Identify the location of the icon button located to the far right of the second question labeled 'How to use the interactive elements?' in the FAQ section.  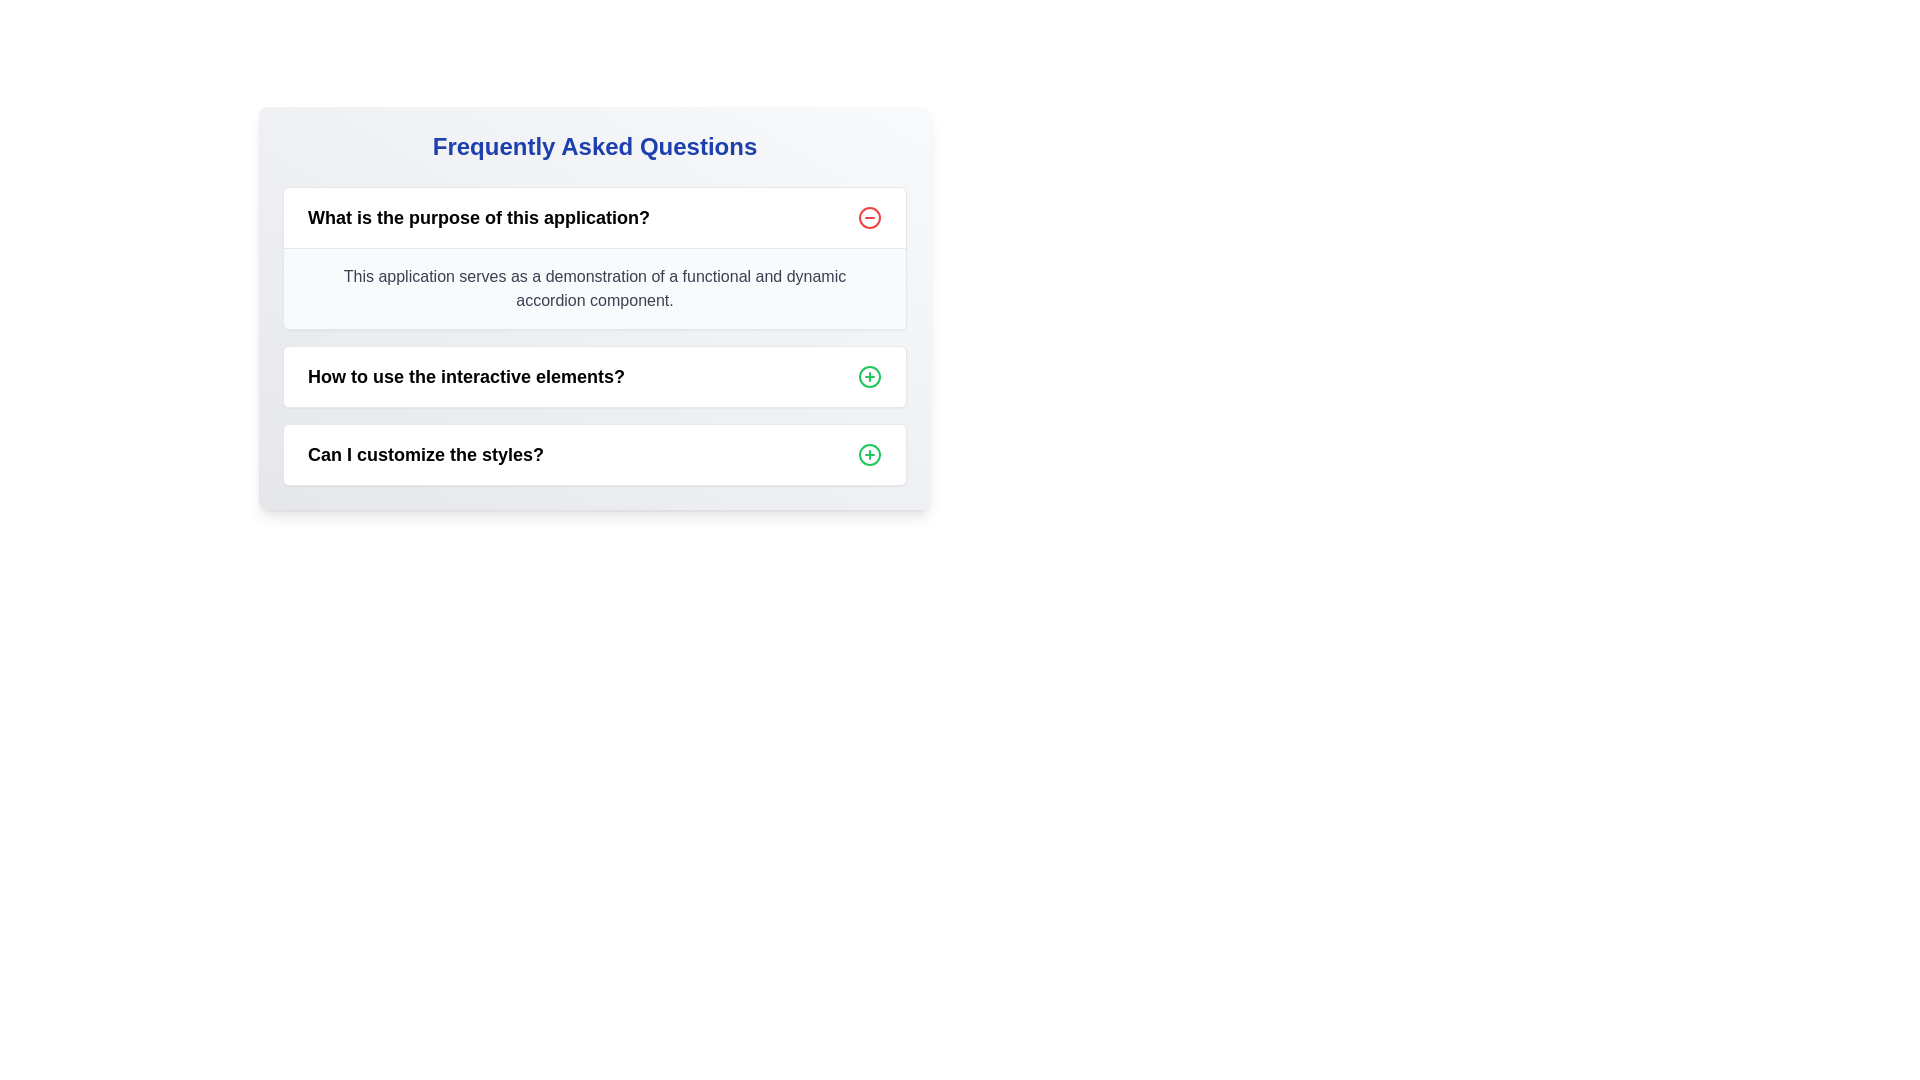
(869, 377).